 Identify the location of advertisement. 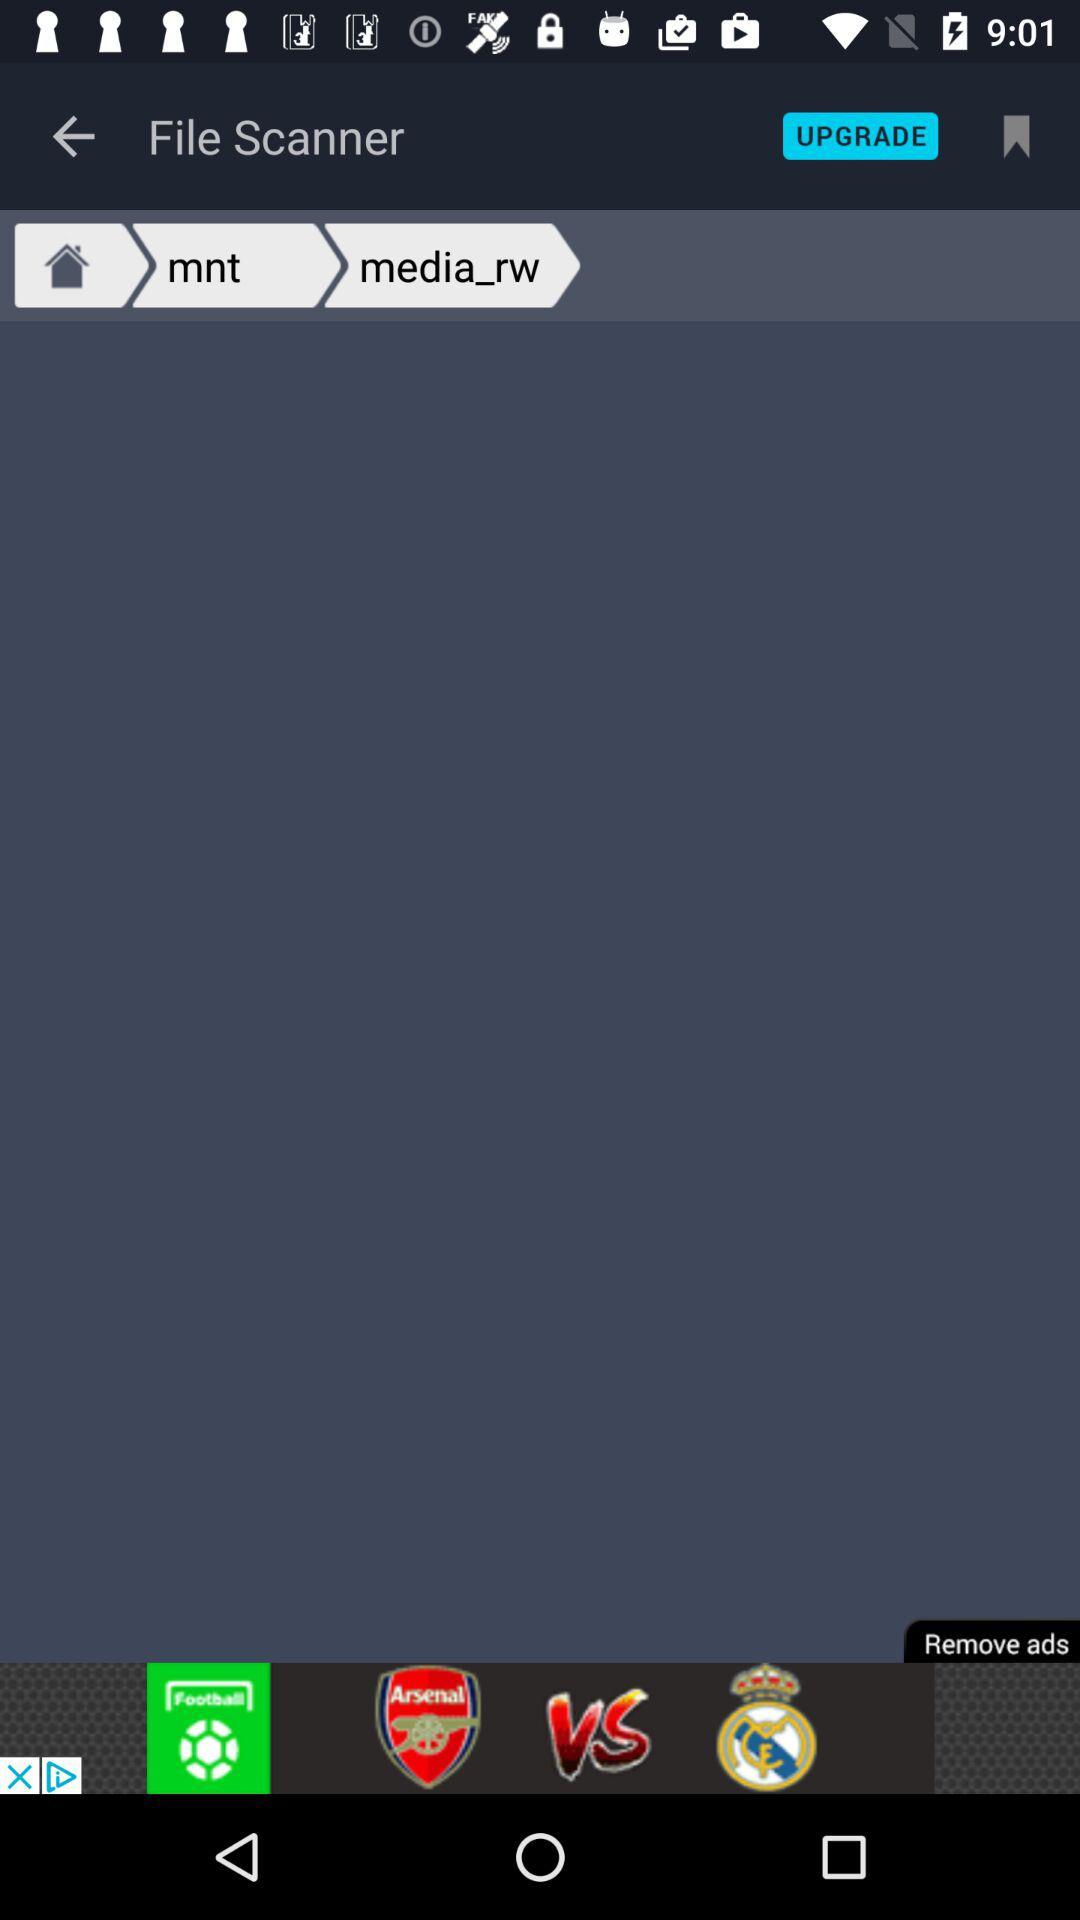
(977, 1627).